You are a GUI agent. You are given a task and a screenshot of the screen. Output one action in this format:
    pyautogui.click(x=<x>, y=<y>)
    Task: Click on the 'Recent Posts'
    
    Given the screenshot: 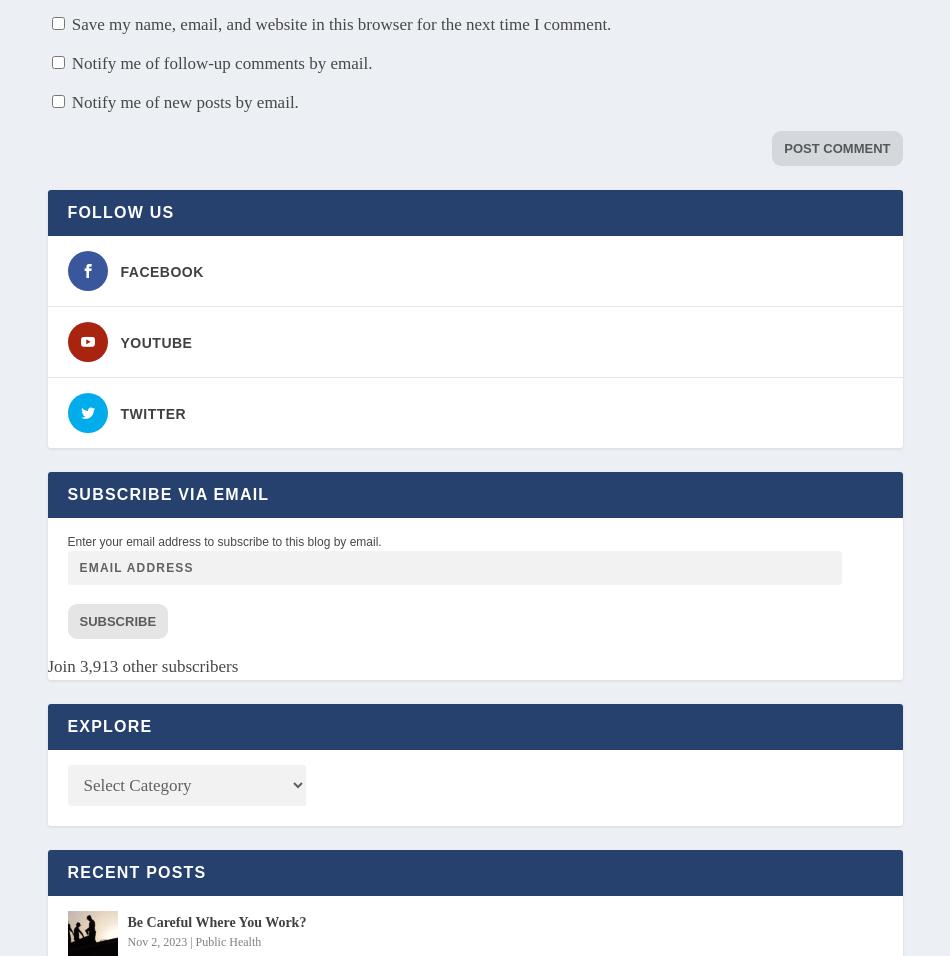 What is the action you would take?
    pyautogui.click(x=136, y=871)
    